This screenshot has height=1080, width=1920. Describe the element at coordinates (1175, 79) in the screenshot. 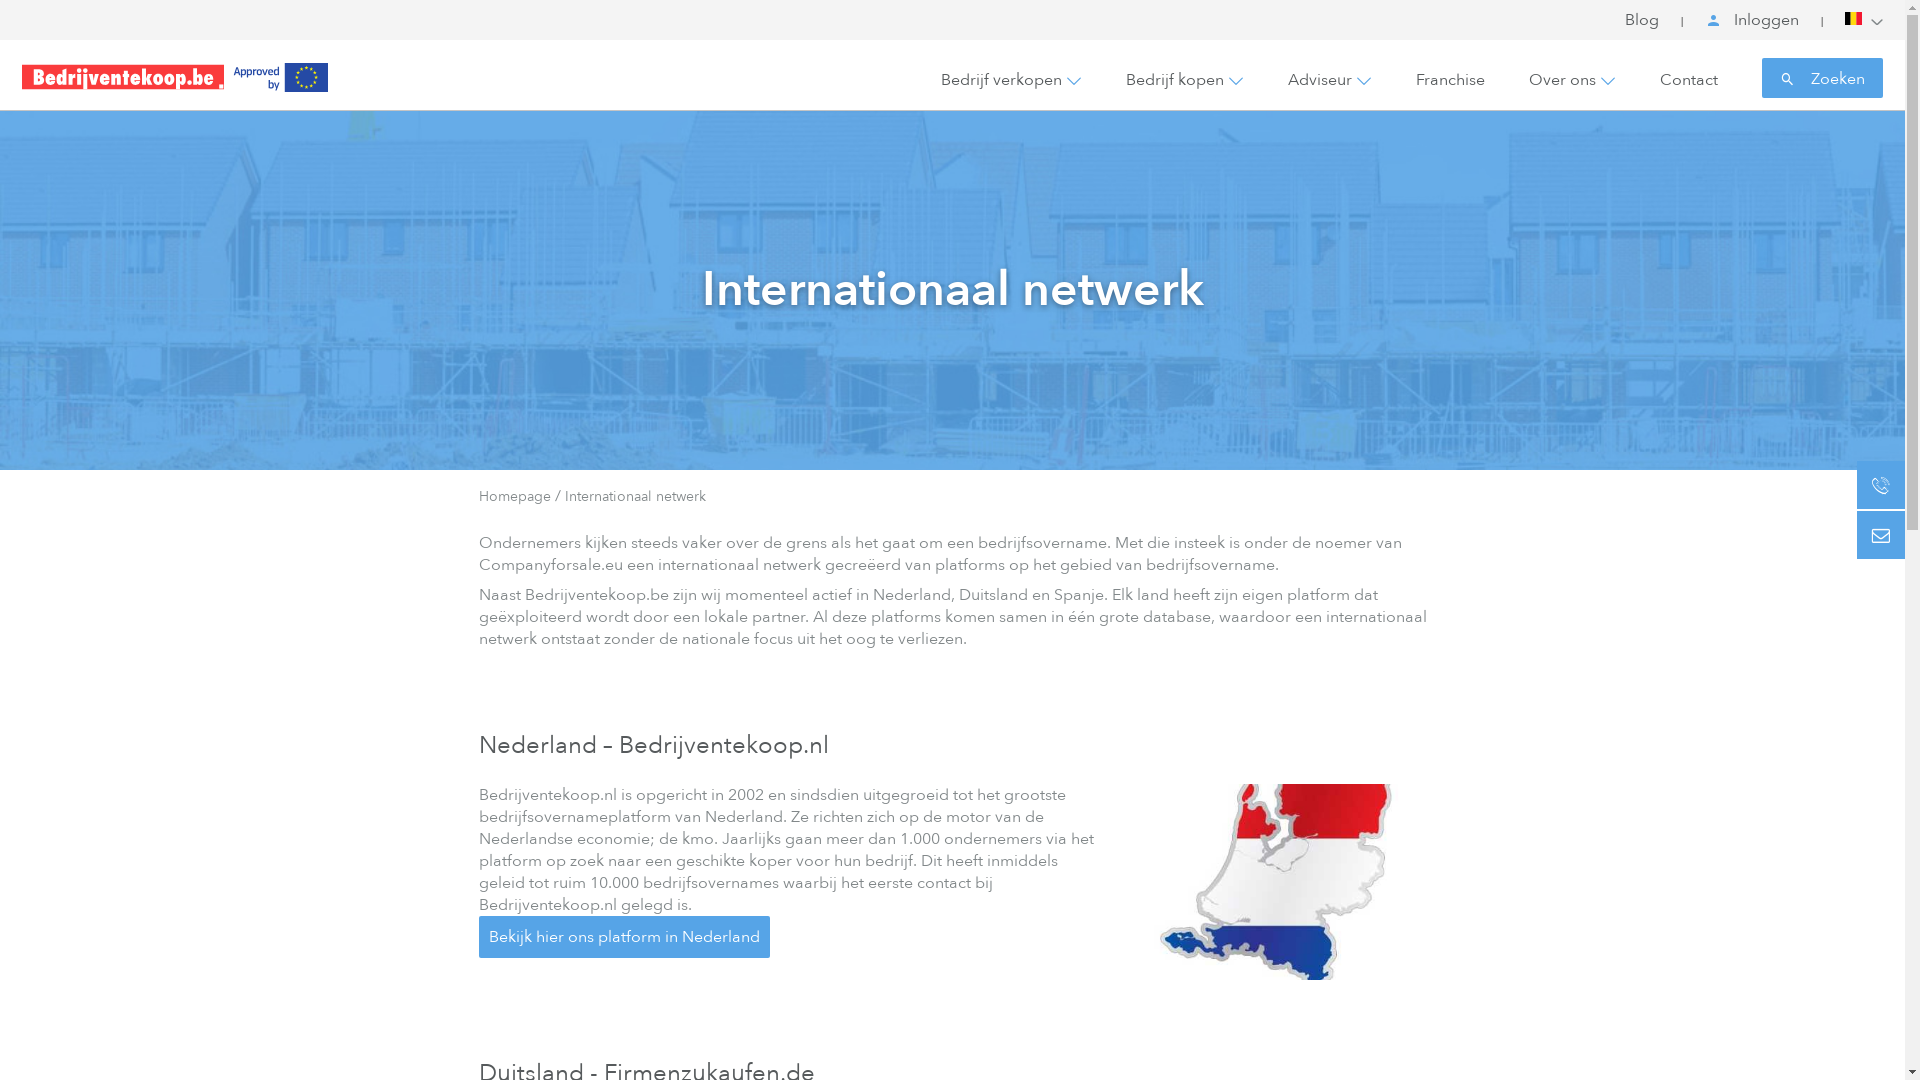

I see `'Bedrijf kopen'` at that location.